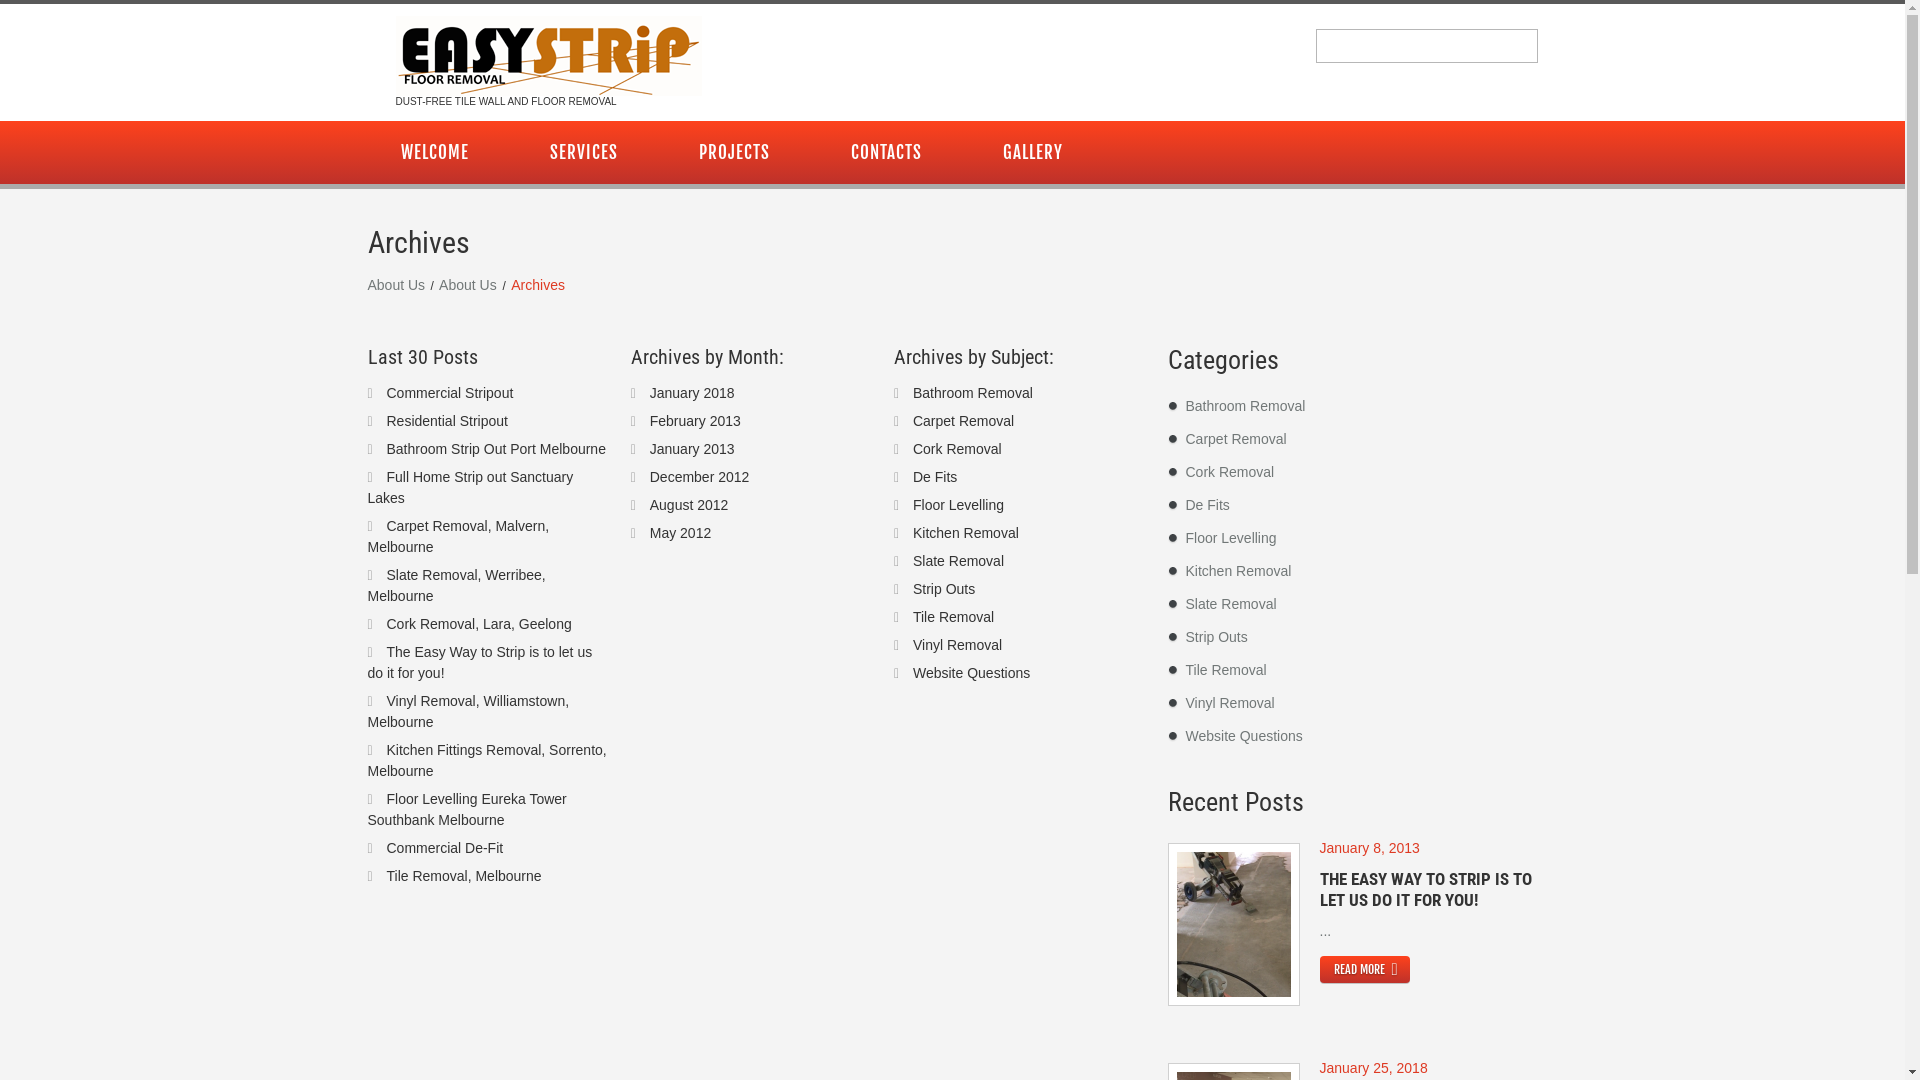  I want to click on 'Bathroom Removal', so click(1245, 405).